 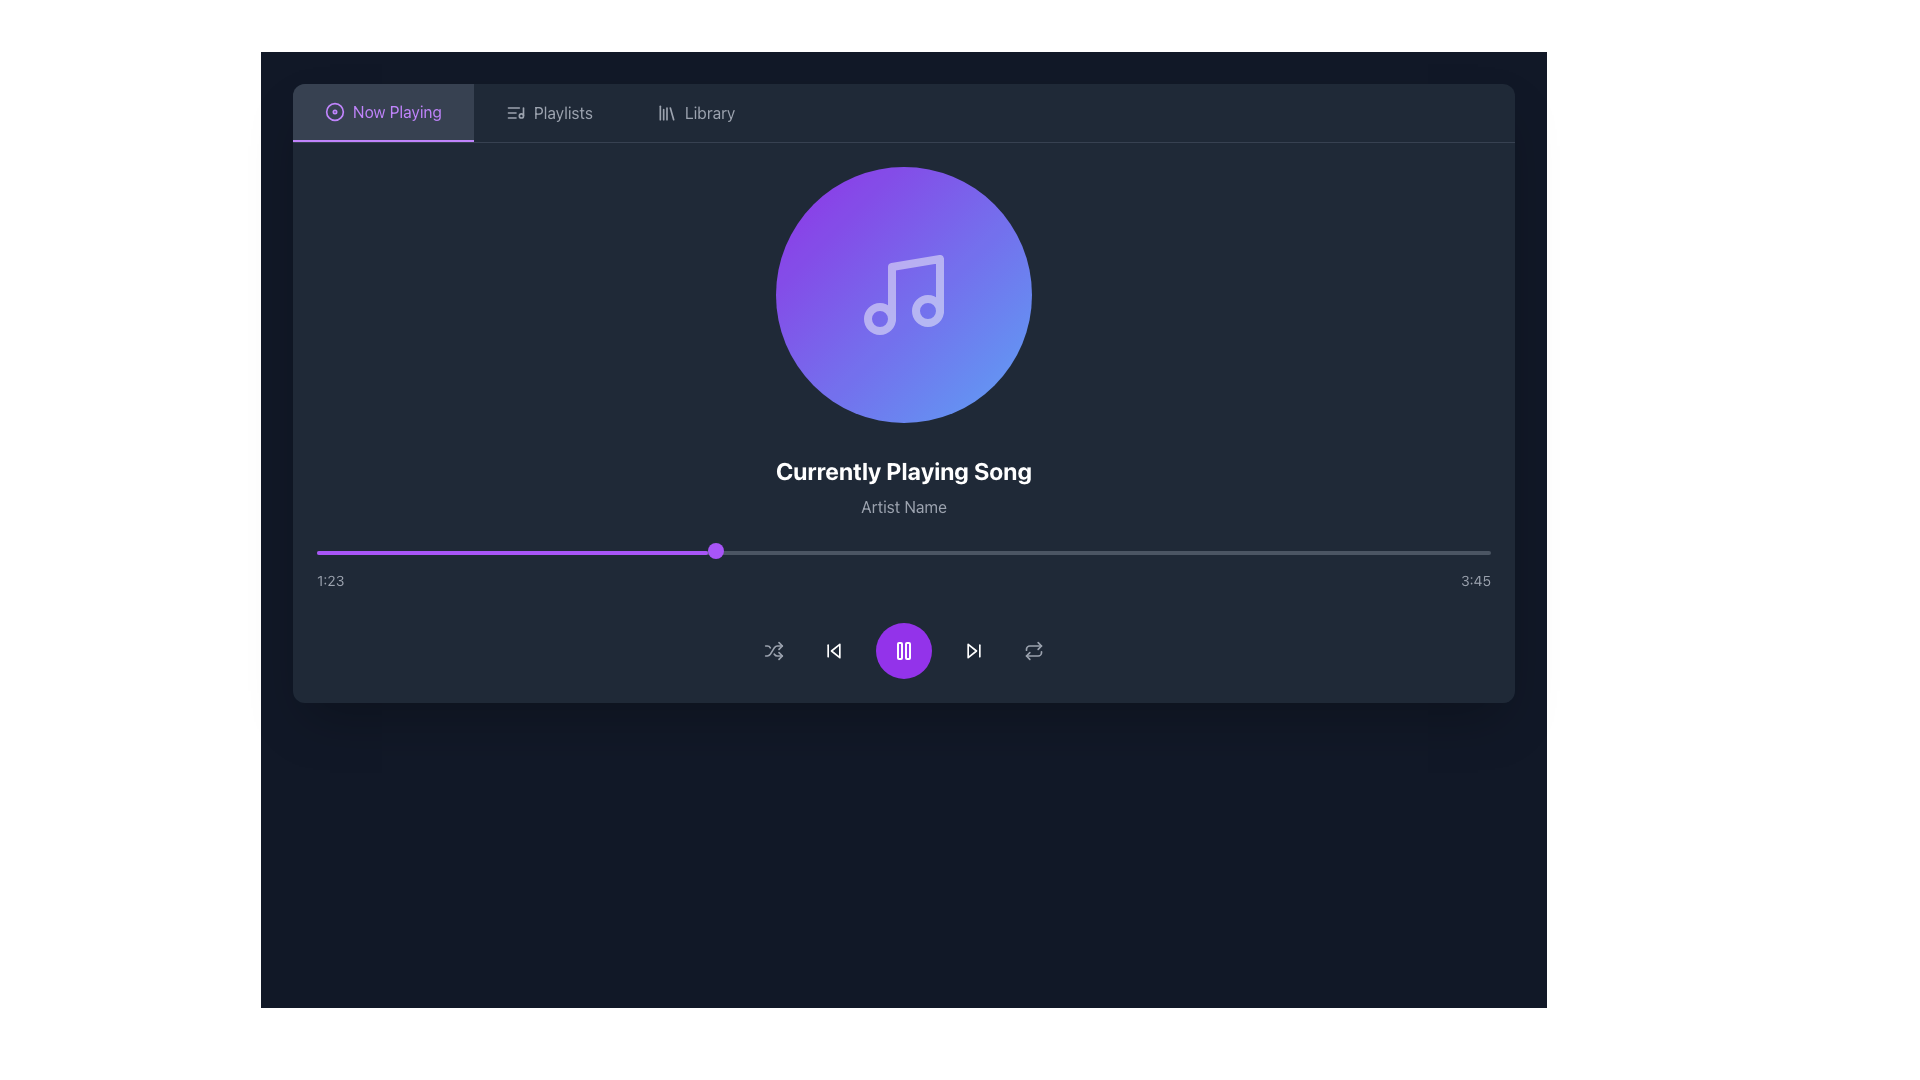 I want to click on the playback position, so click(x=726, y=552).